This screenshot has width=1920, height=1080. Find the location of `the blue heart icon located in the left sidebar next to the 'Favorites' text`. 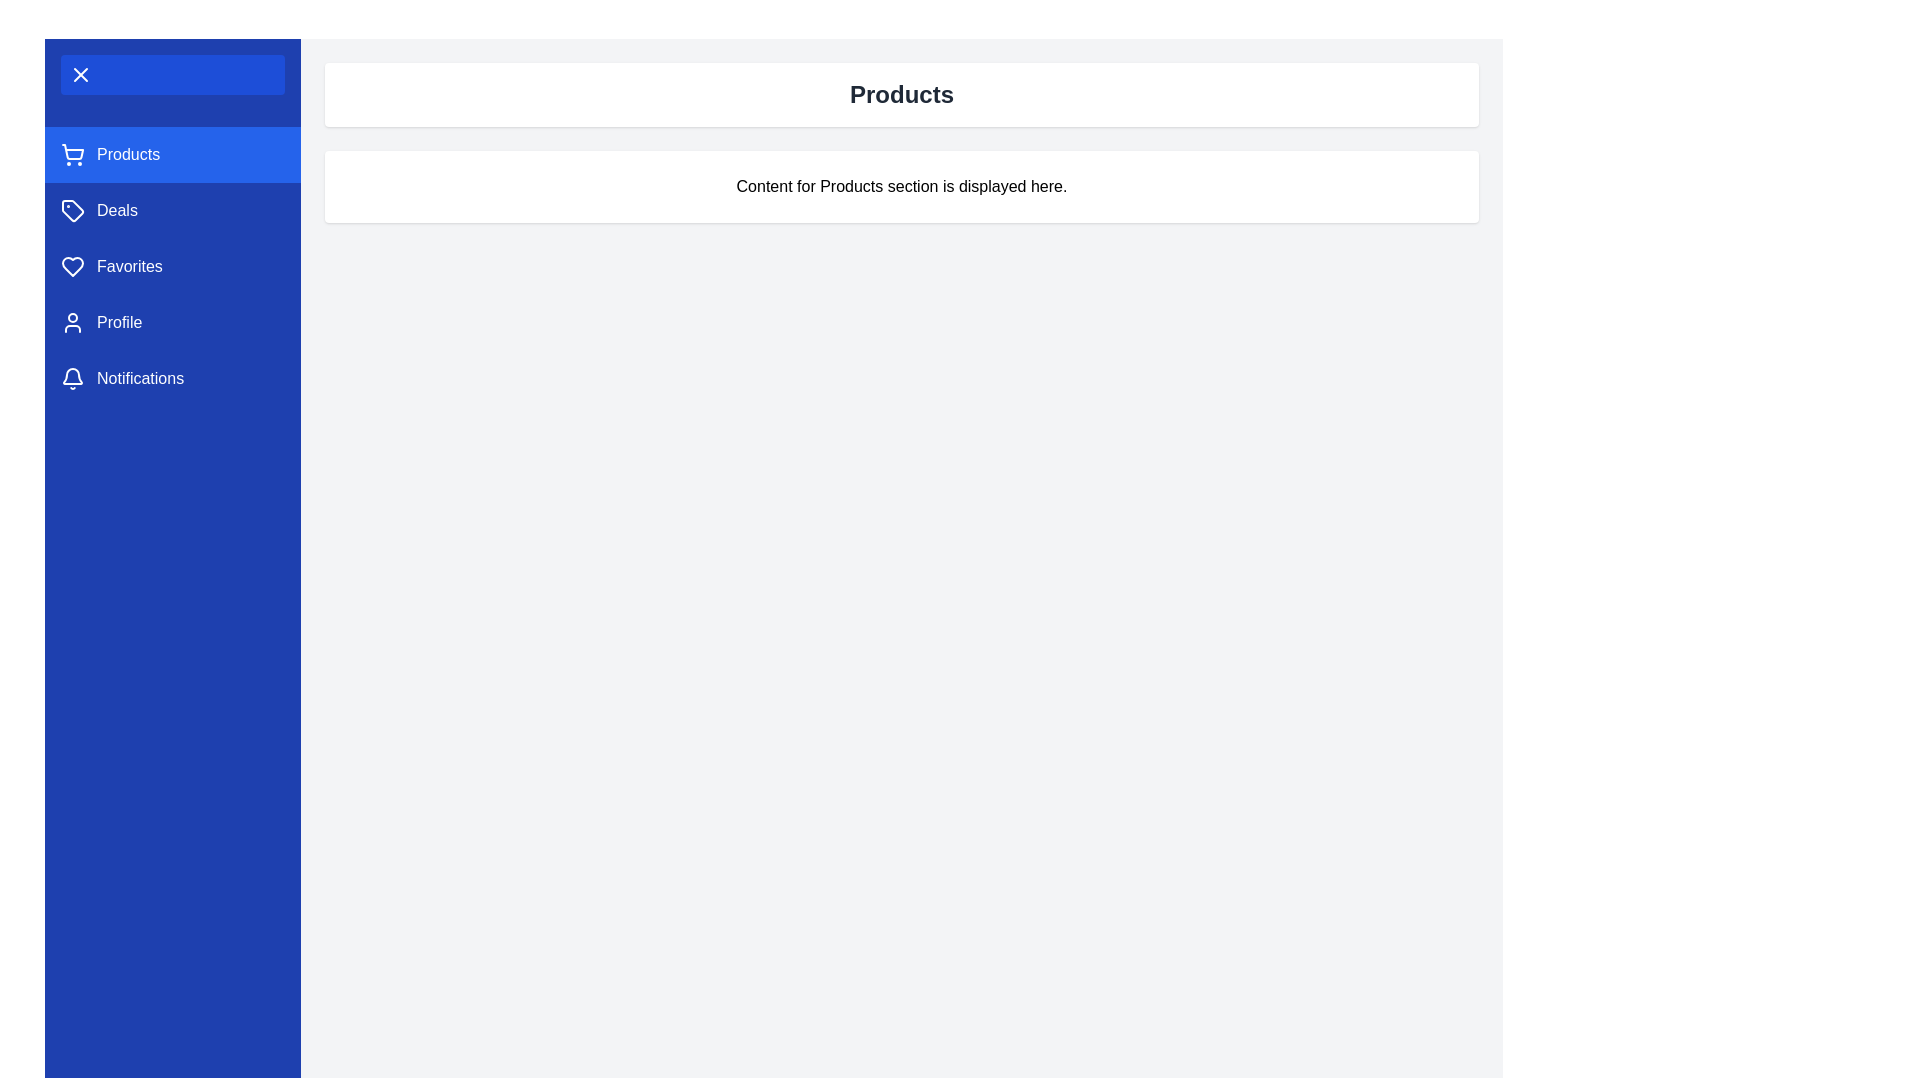

the blue heart icon located in the left sidebar next to the 'Favorites' text is located at coordinates (72, 265).